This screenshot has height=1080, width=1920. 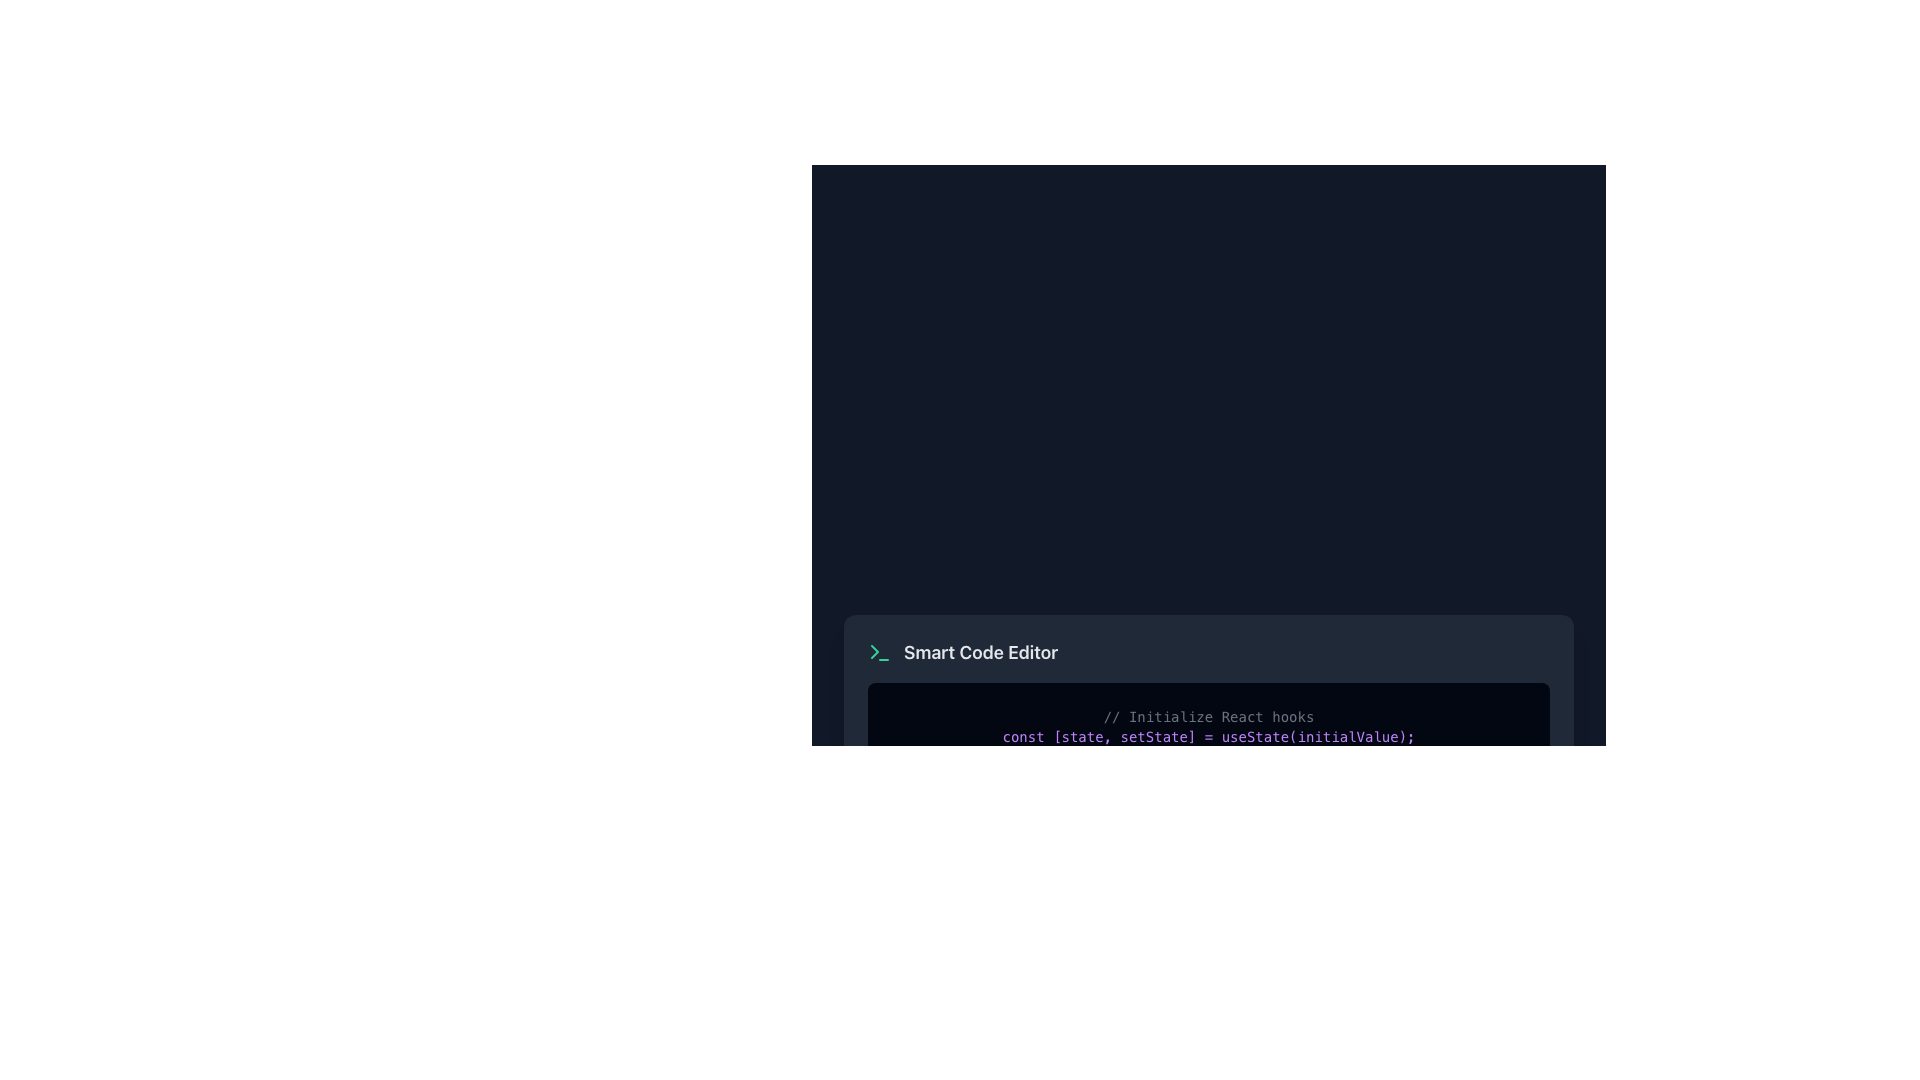 I want to click on the code snippet displaying the React hook initialization statement 'const [state, setState] = useState(initialValue);' to read its content, so click(x=1208, y=736).